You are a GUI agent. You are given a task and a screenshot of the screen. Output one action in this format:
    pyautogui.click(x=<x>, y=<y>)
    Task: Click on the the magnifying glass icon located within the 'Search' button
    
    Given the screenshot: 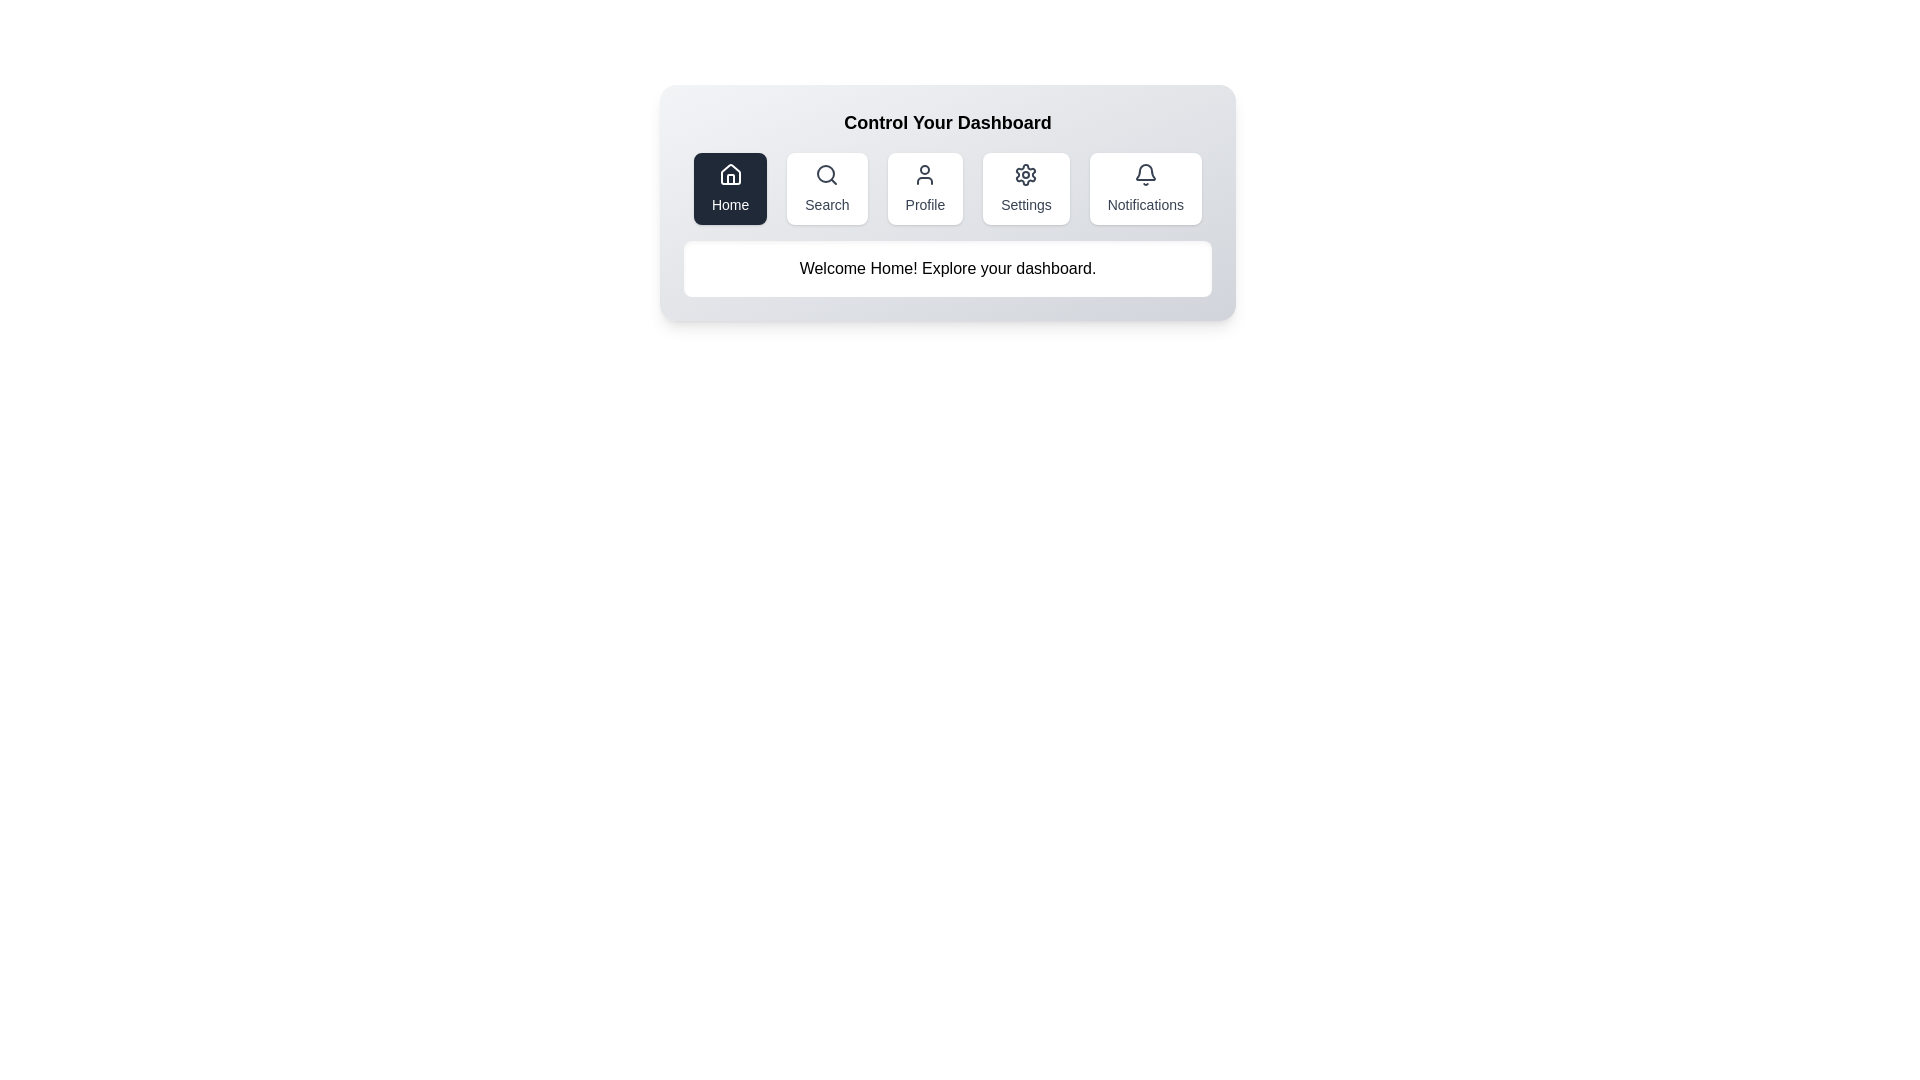 What is the action you would take?
    pyautogui.click(x=827, y=173)
    